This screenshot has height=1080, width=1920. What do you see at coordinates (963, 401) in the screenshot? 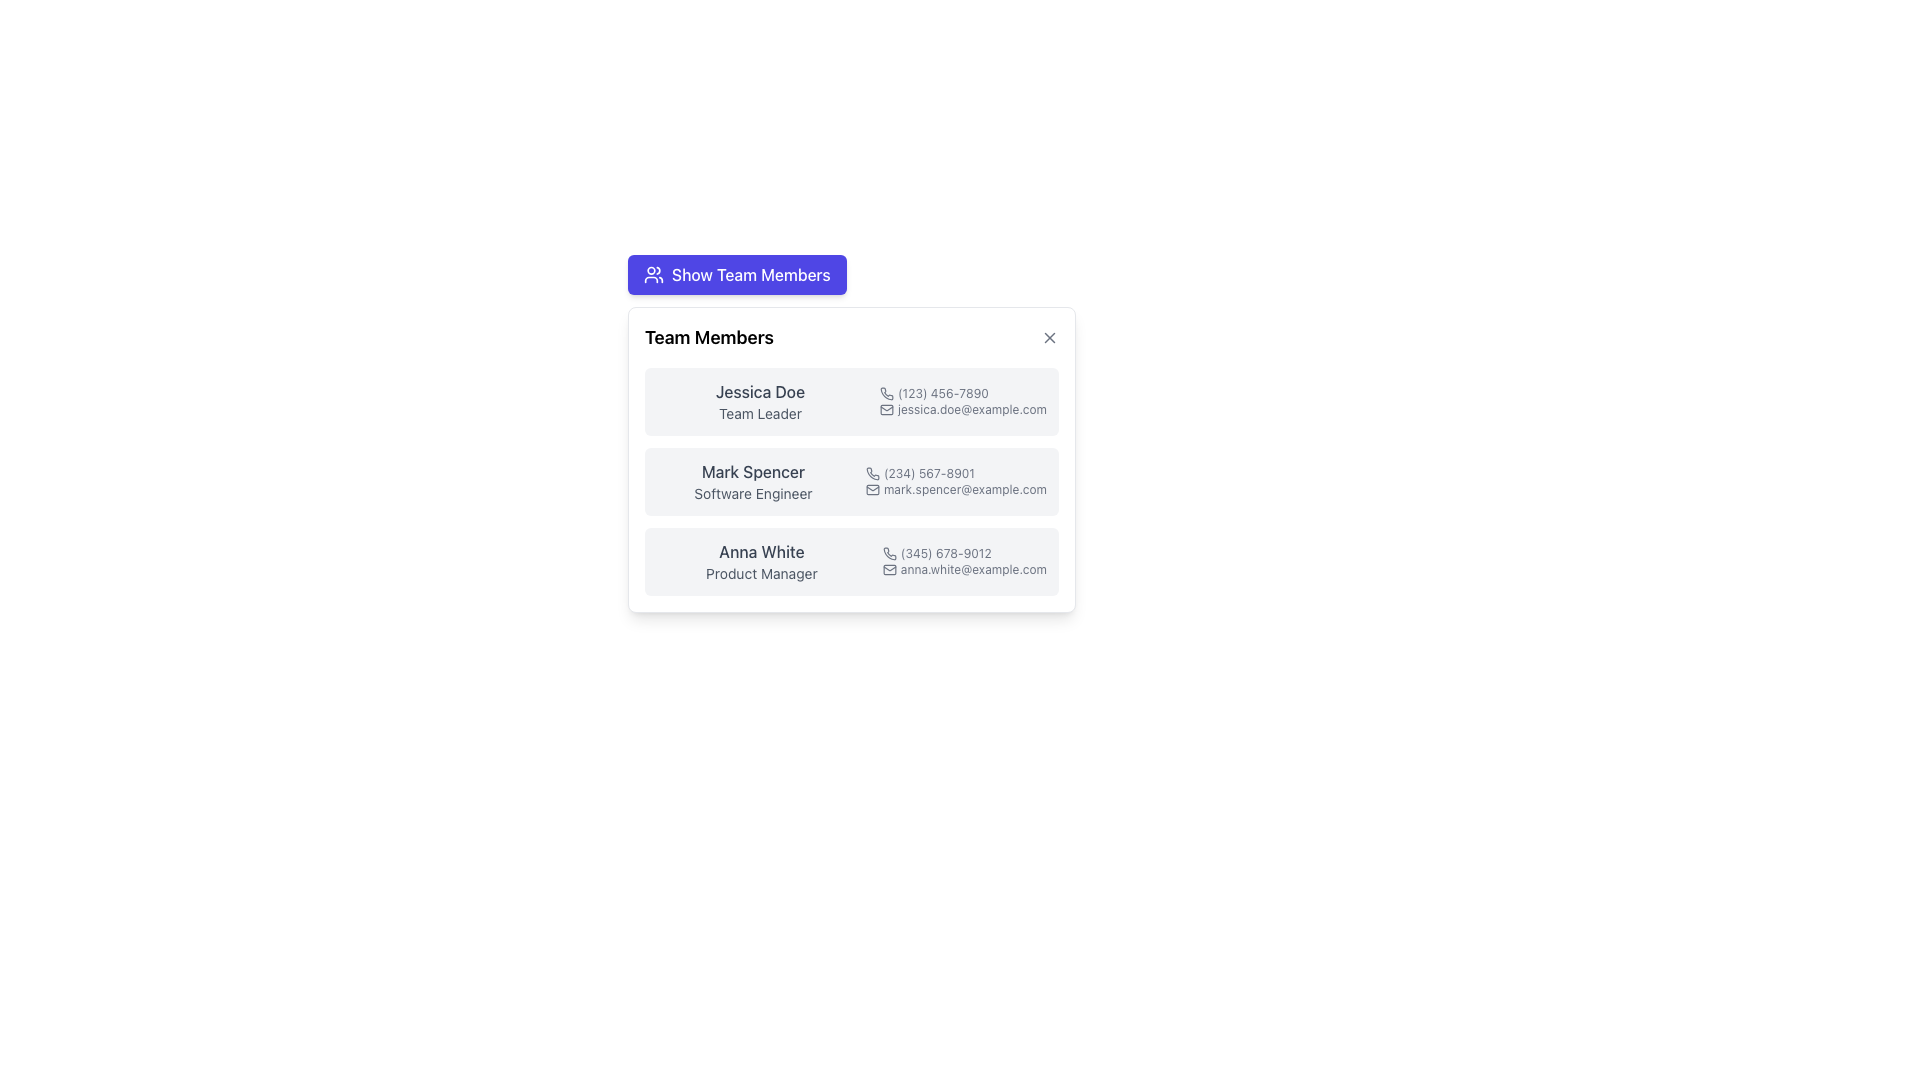
I see `the Text and Icon Pair providing contact information for 'Jessica Doe' in the 'Team Members' section, located below her name and title` at bounding box center [963, 401].